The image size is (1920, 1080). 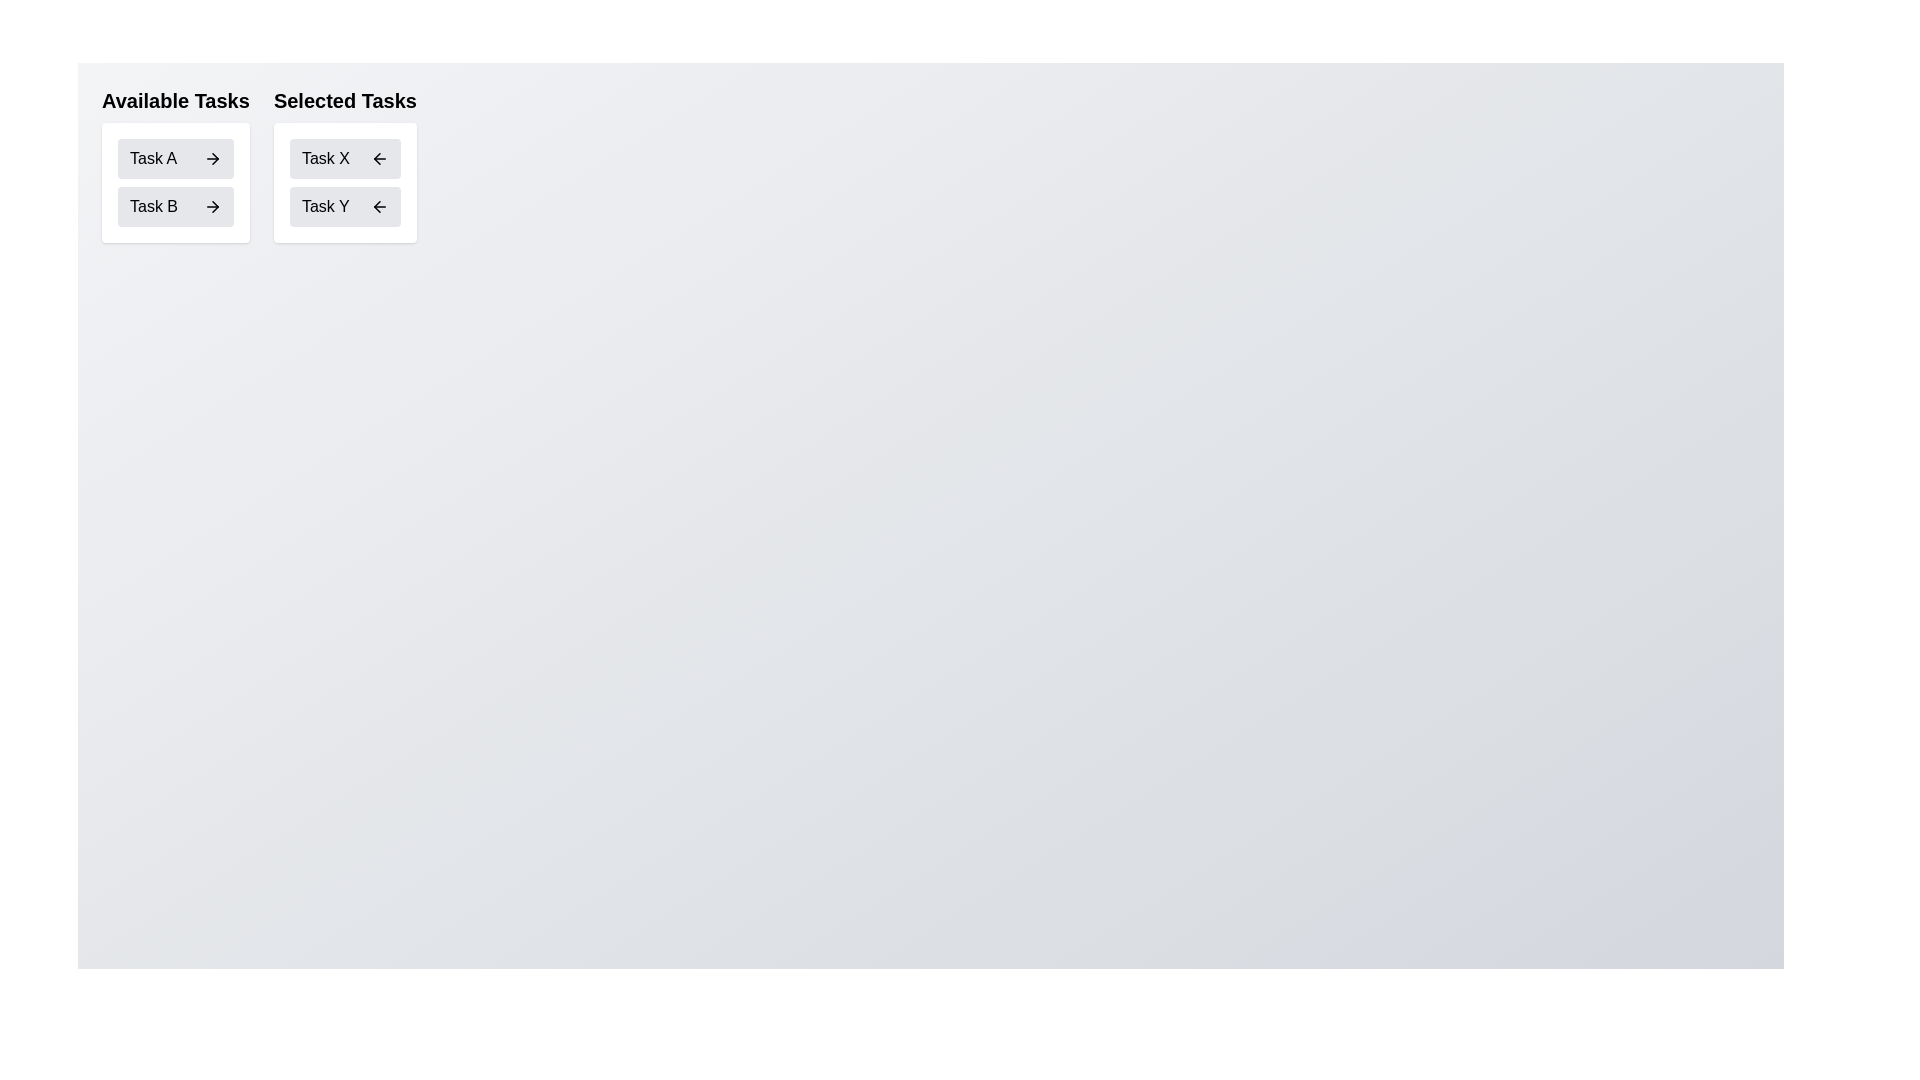 What do you see at coordinates (152, 157) in the screenshot?
I see `the container of the task text to select or highlight it` at bounding box center [152, 157].